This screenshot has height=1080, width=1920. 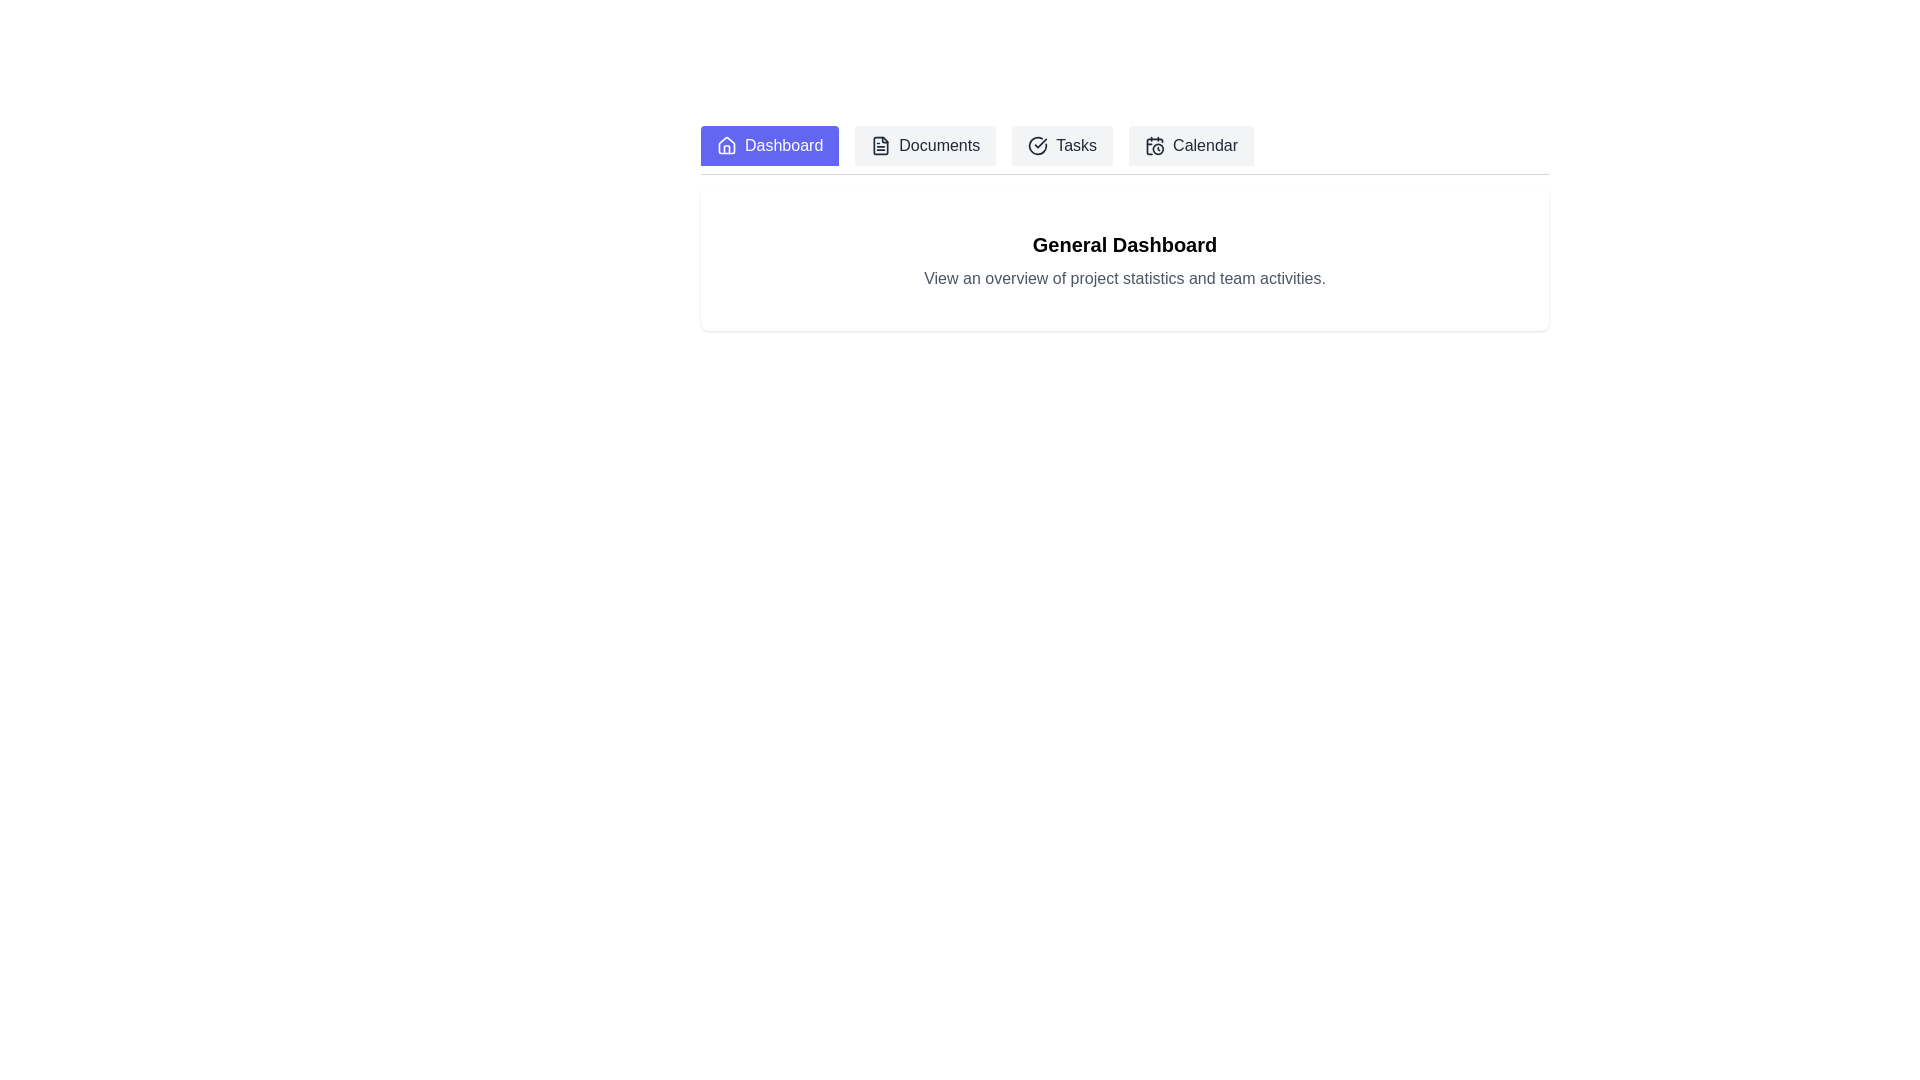 I want to click on the 'General Dashboard' section which includes the heading and descriptive text, serving as an introduction for users, so click(x=1124, y=260).